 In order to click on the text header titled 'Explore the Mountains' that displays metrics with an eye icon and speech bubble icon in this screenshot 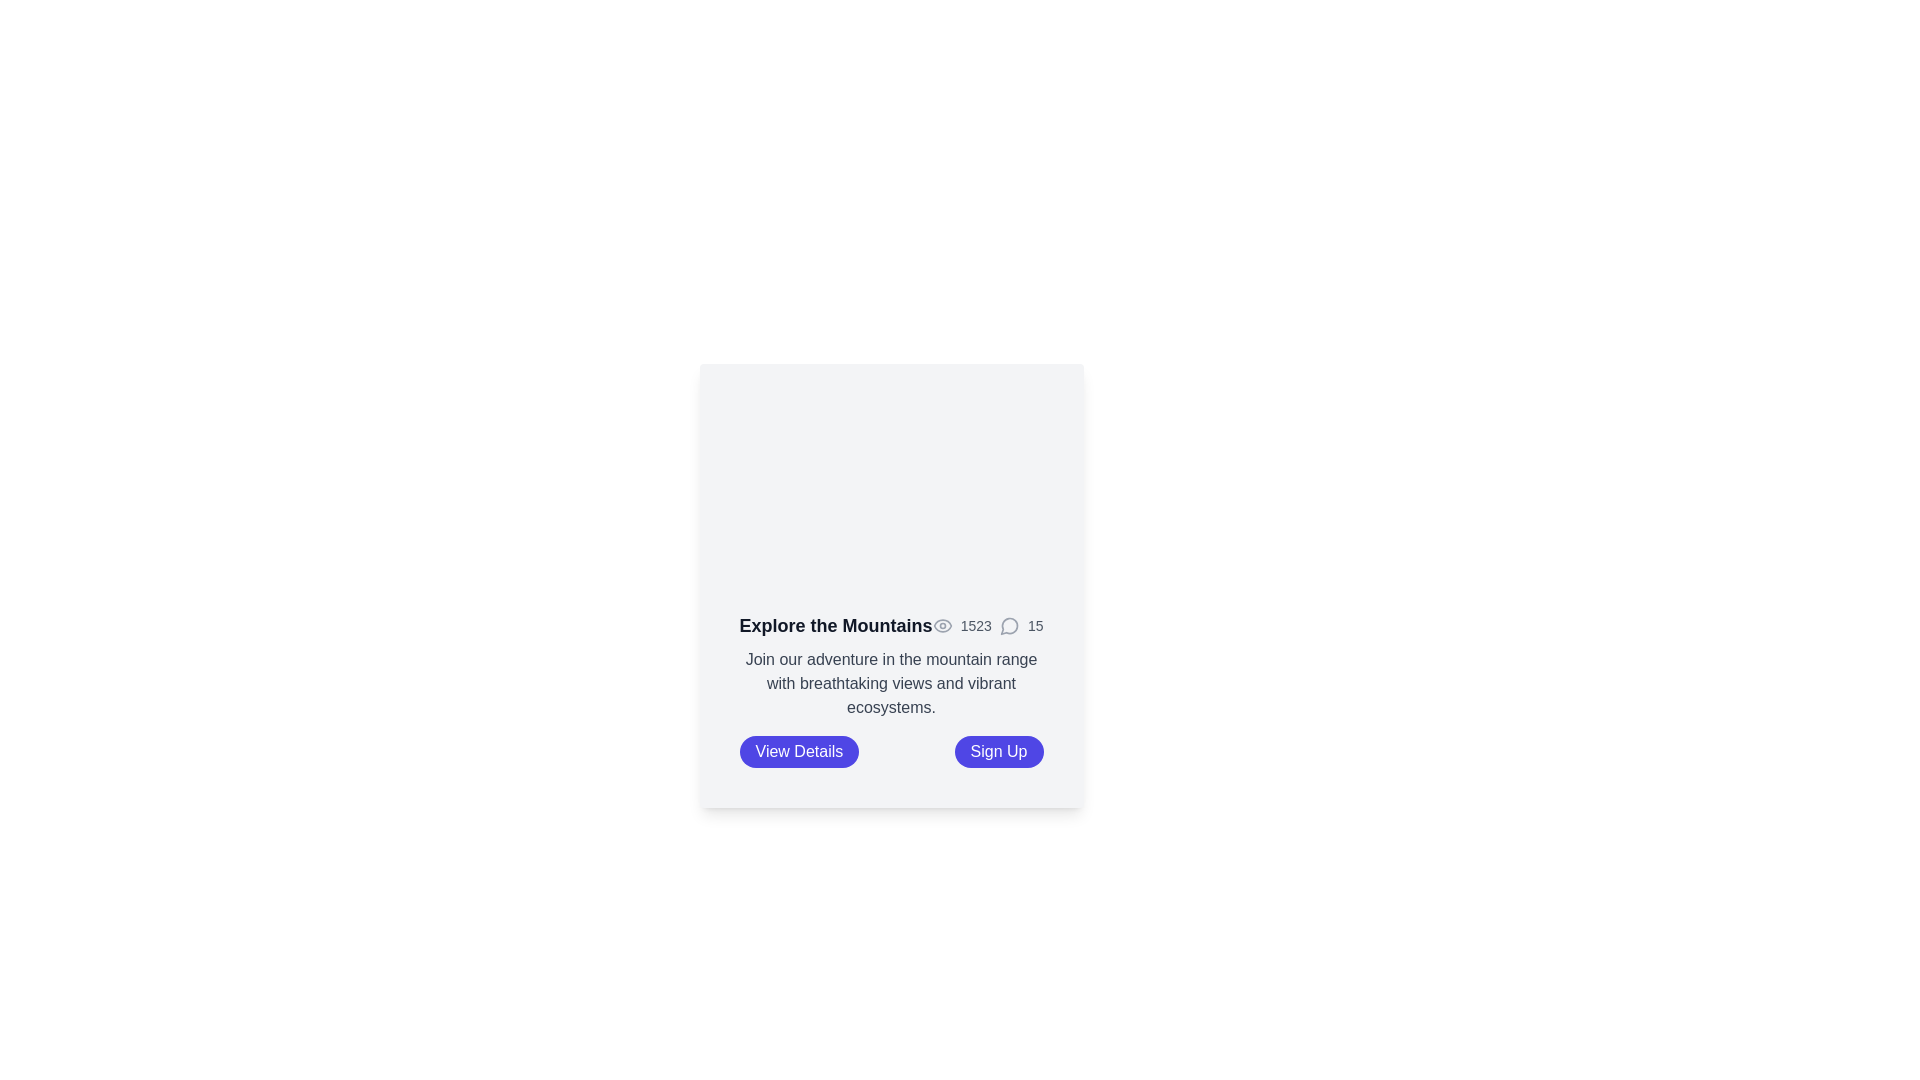, I will do `click(890, 624)`.